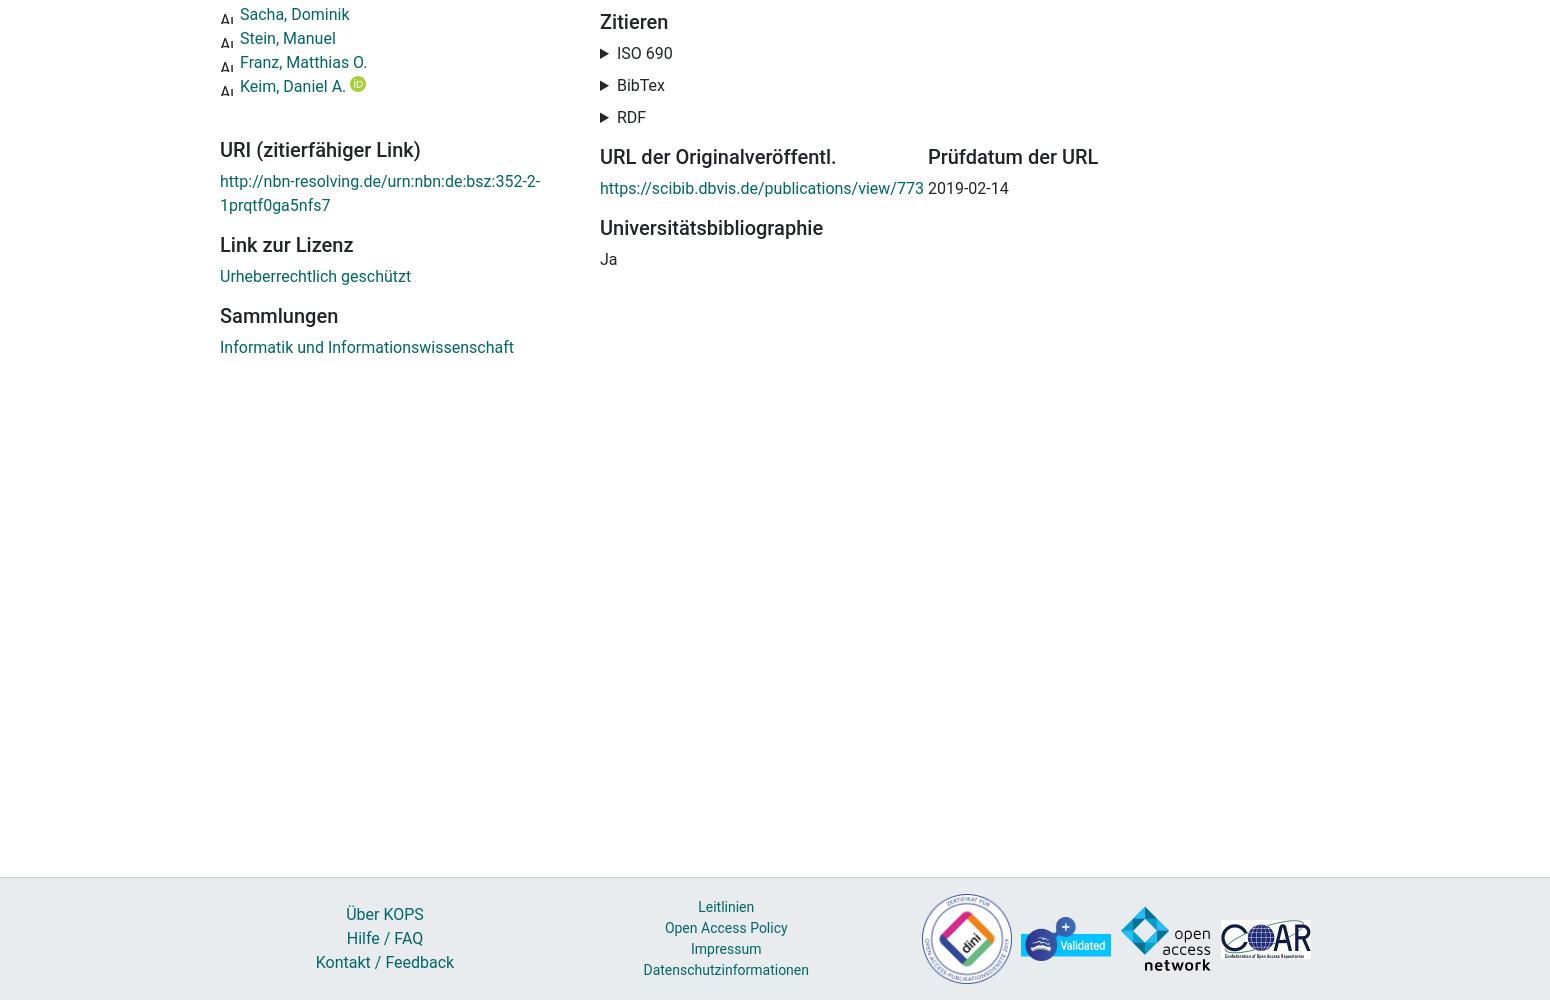 The image size is (1550, 1000). What do you see at coordinates (726, 969) in the screenshot?
I see `'Datenschutzinformationen'` at bounding box center [726, 969].